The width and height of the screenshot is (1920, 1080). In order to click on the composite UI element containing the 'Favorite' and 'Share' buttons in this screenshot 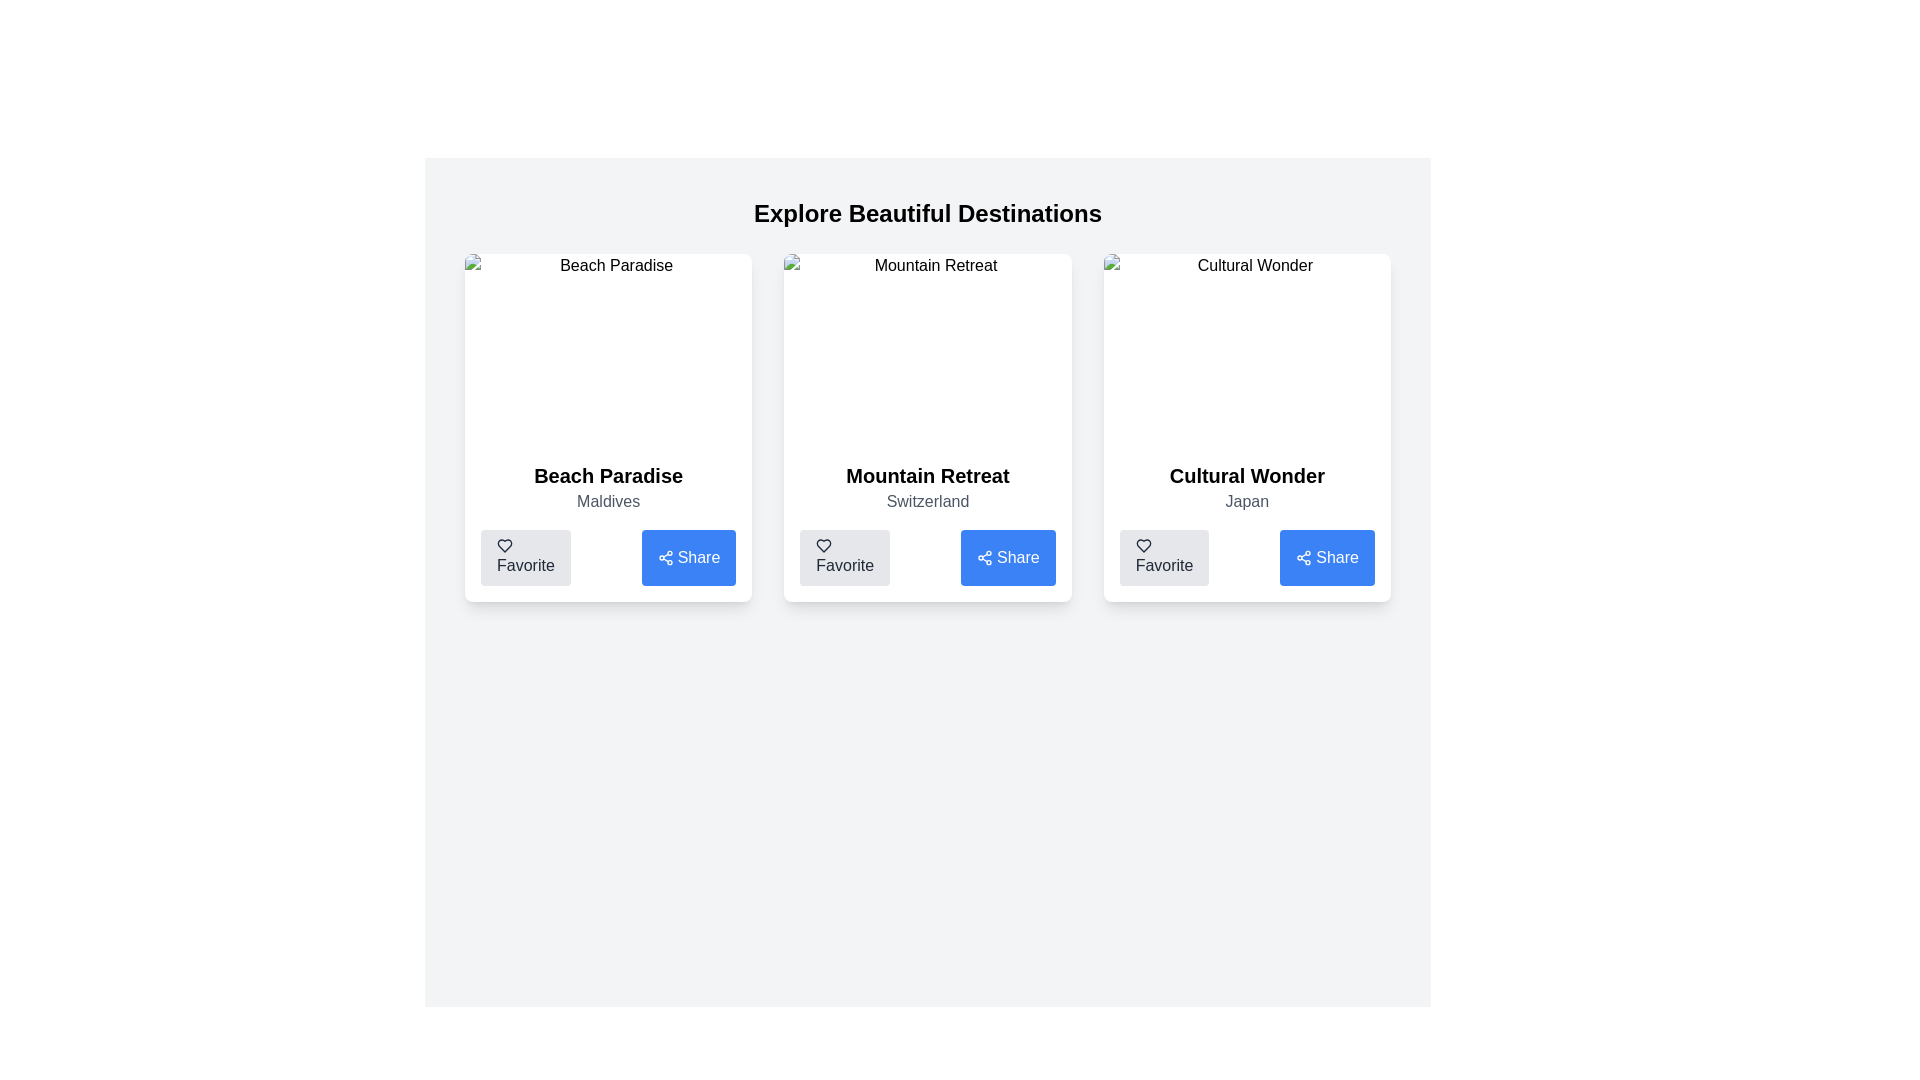, I will do `click(926, 558)`.